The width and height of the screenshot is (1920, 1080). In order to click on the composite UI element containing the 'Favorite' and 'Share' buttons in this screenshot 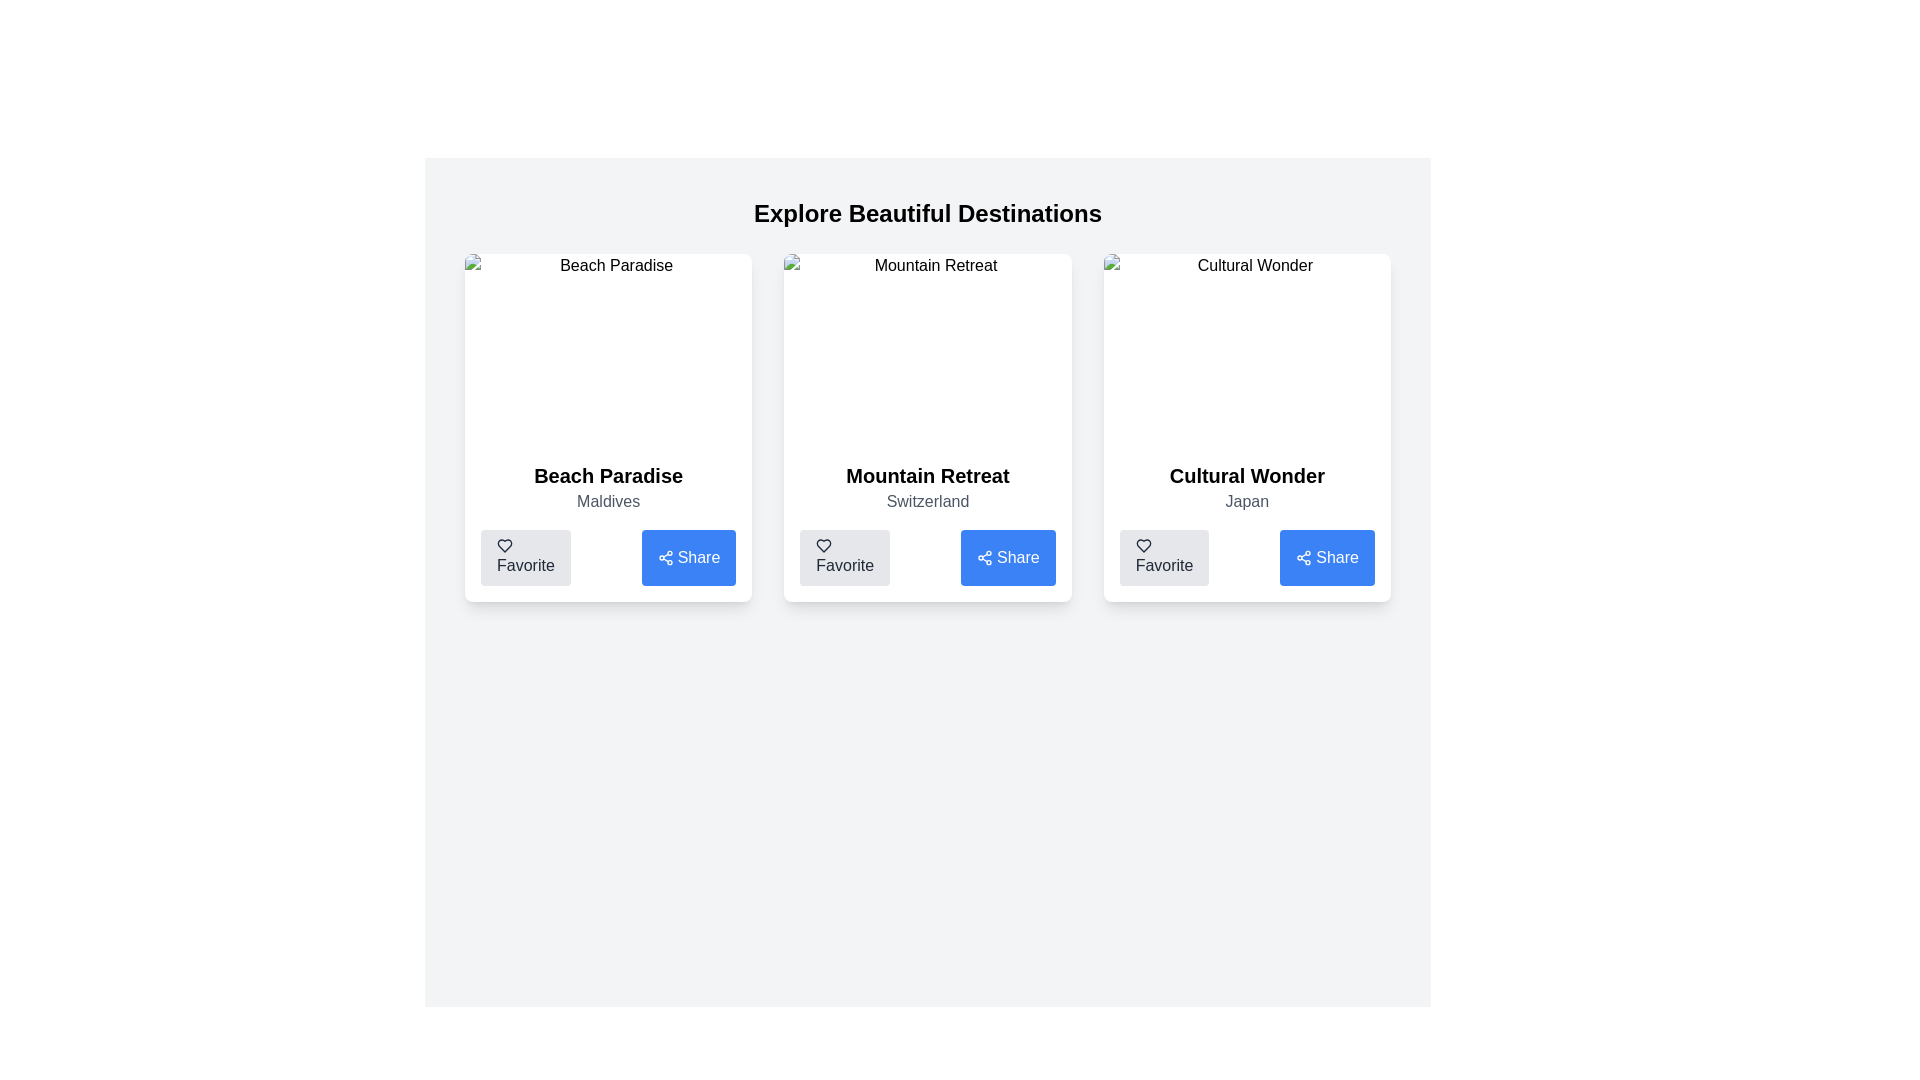, I will do `click(926, 558)`.